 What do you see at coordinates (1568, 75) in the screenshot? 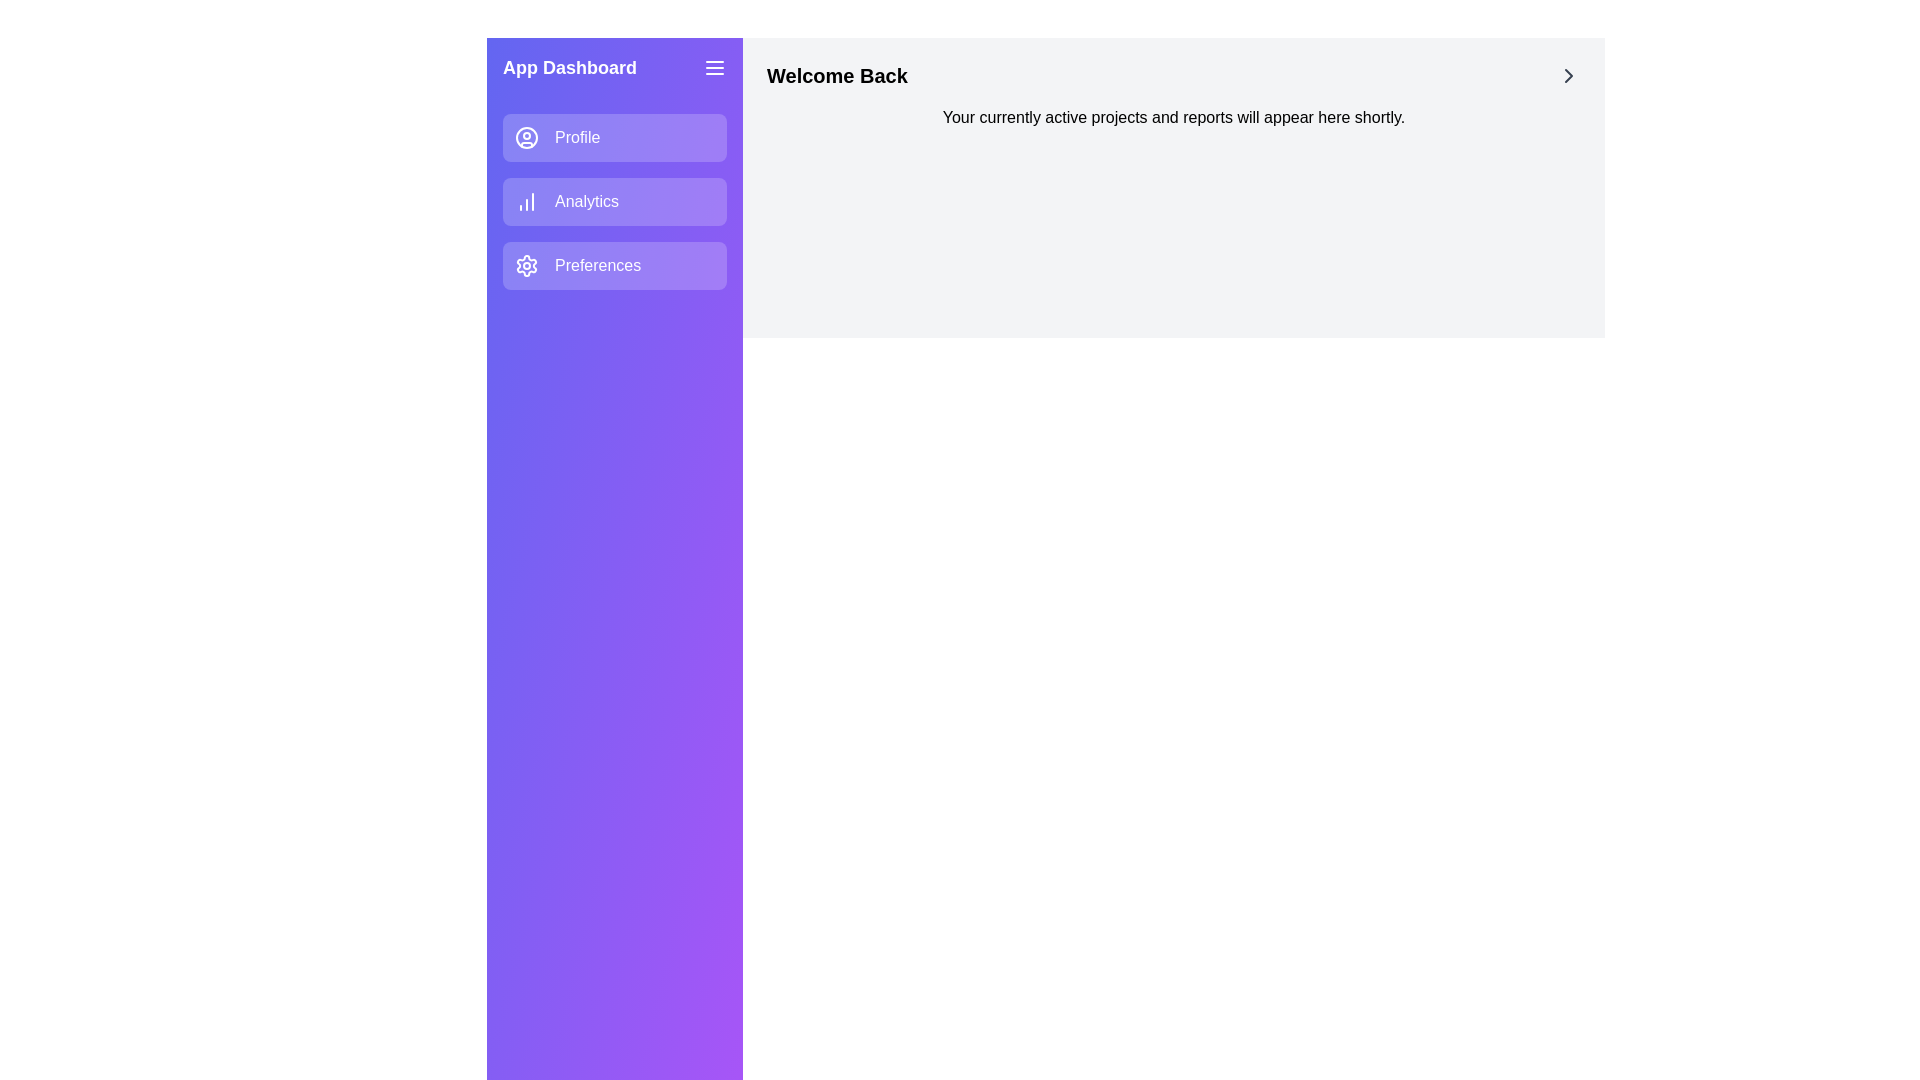
I see `the chevron icon to perform its action` at bounding box center [1568, 75].